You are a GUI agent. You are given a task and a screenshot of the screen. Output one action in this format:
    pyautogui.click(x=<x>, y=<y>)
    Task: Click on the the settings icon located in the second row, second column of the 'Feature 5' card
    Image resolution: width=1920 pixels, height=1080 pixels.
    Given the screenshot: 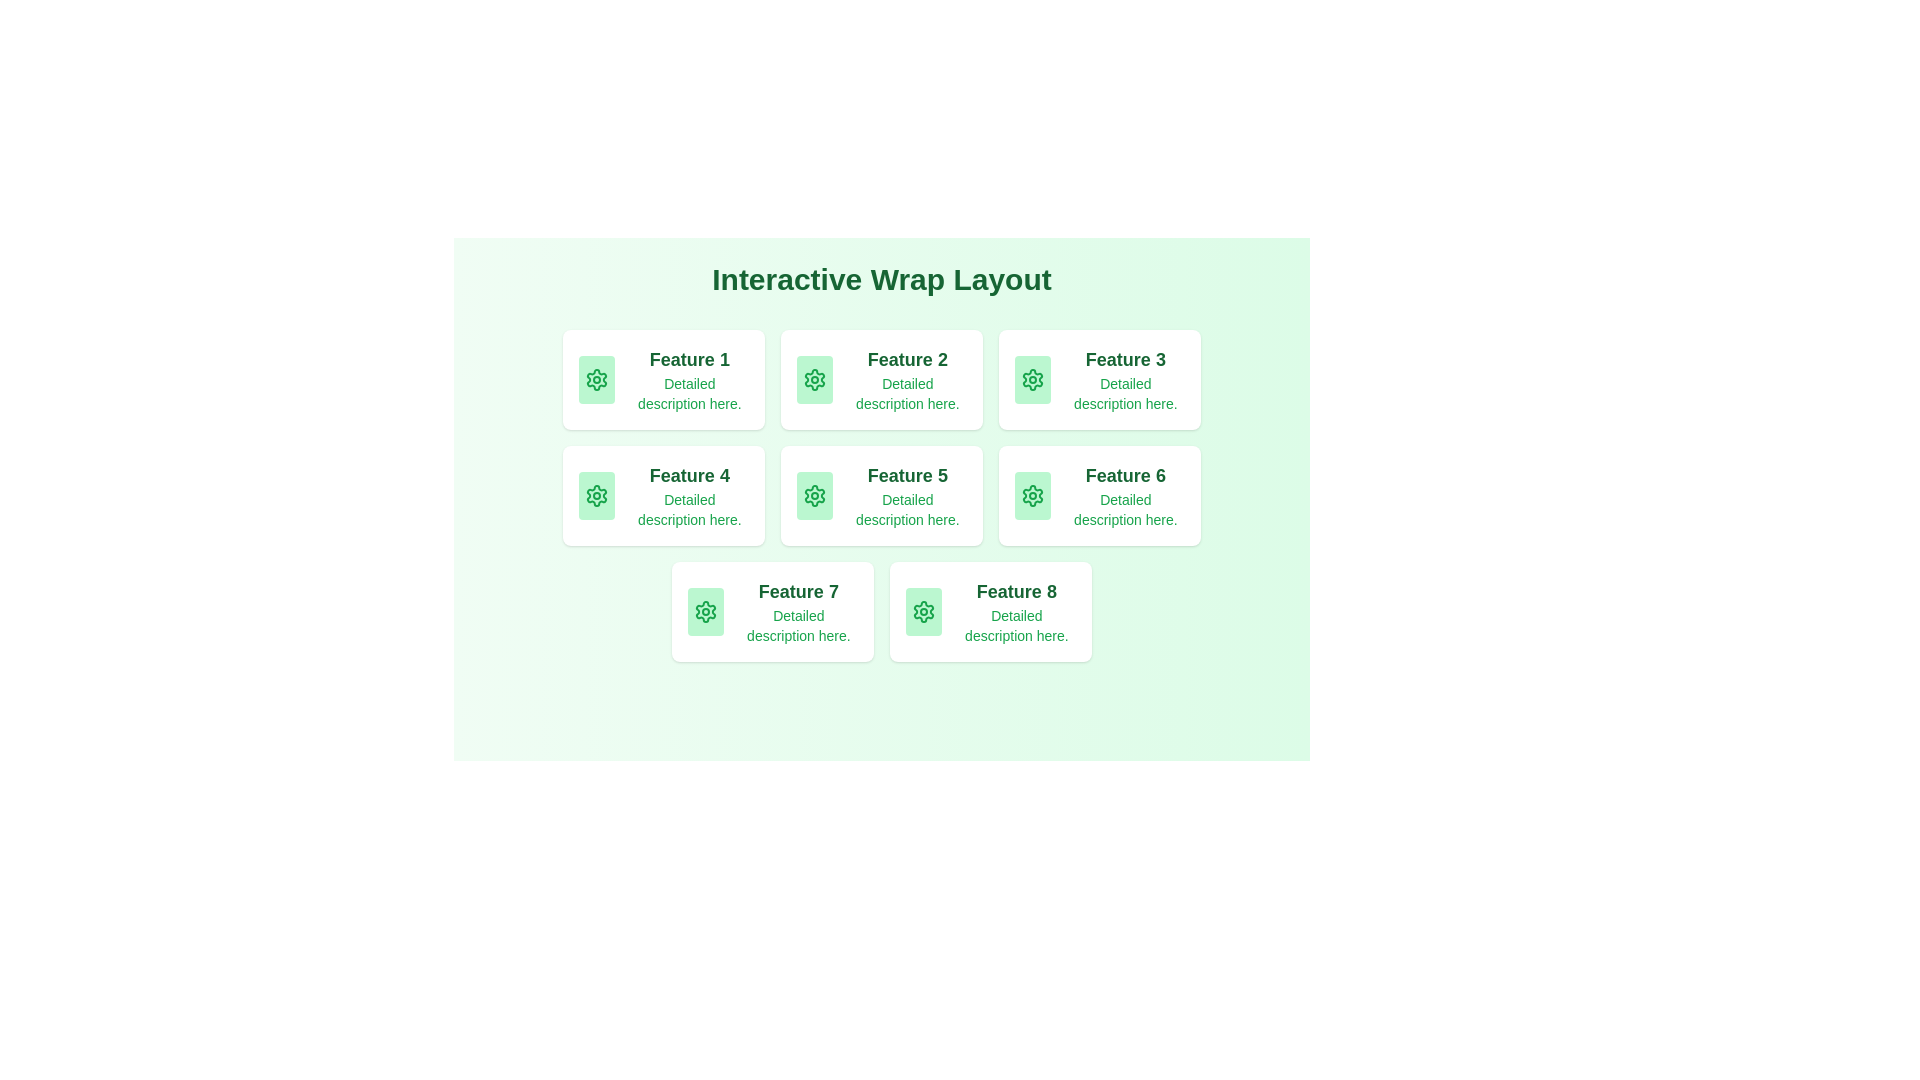 What is the action you would take?
    pyautogui.click(x=814, y=495)
    